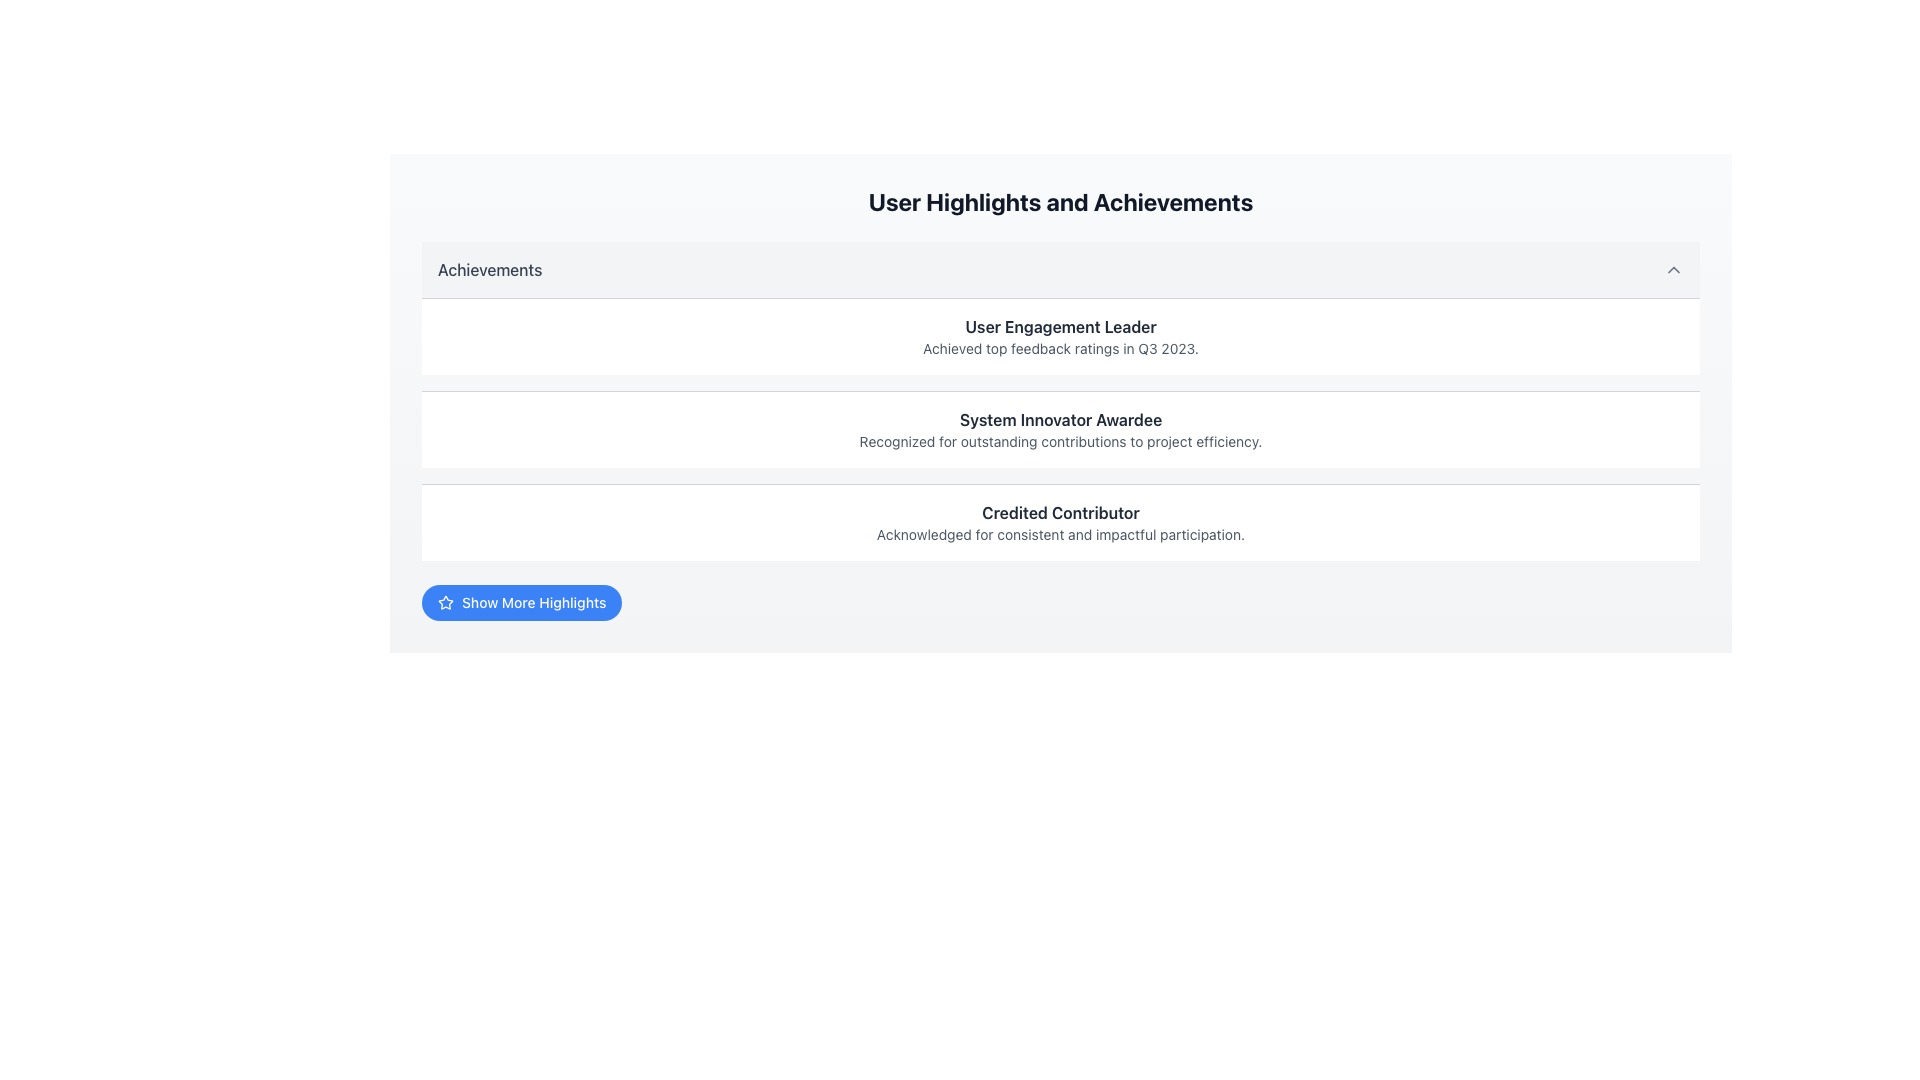  I want to click on the blue rounded button labeled 'Show More Highlights' with a star icon, so click(522, 601).